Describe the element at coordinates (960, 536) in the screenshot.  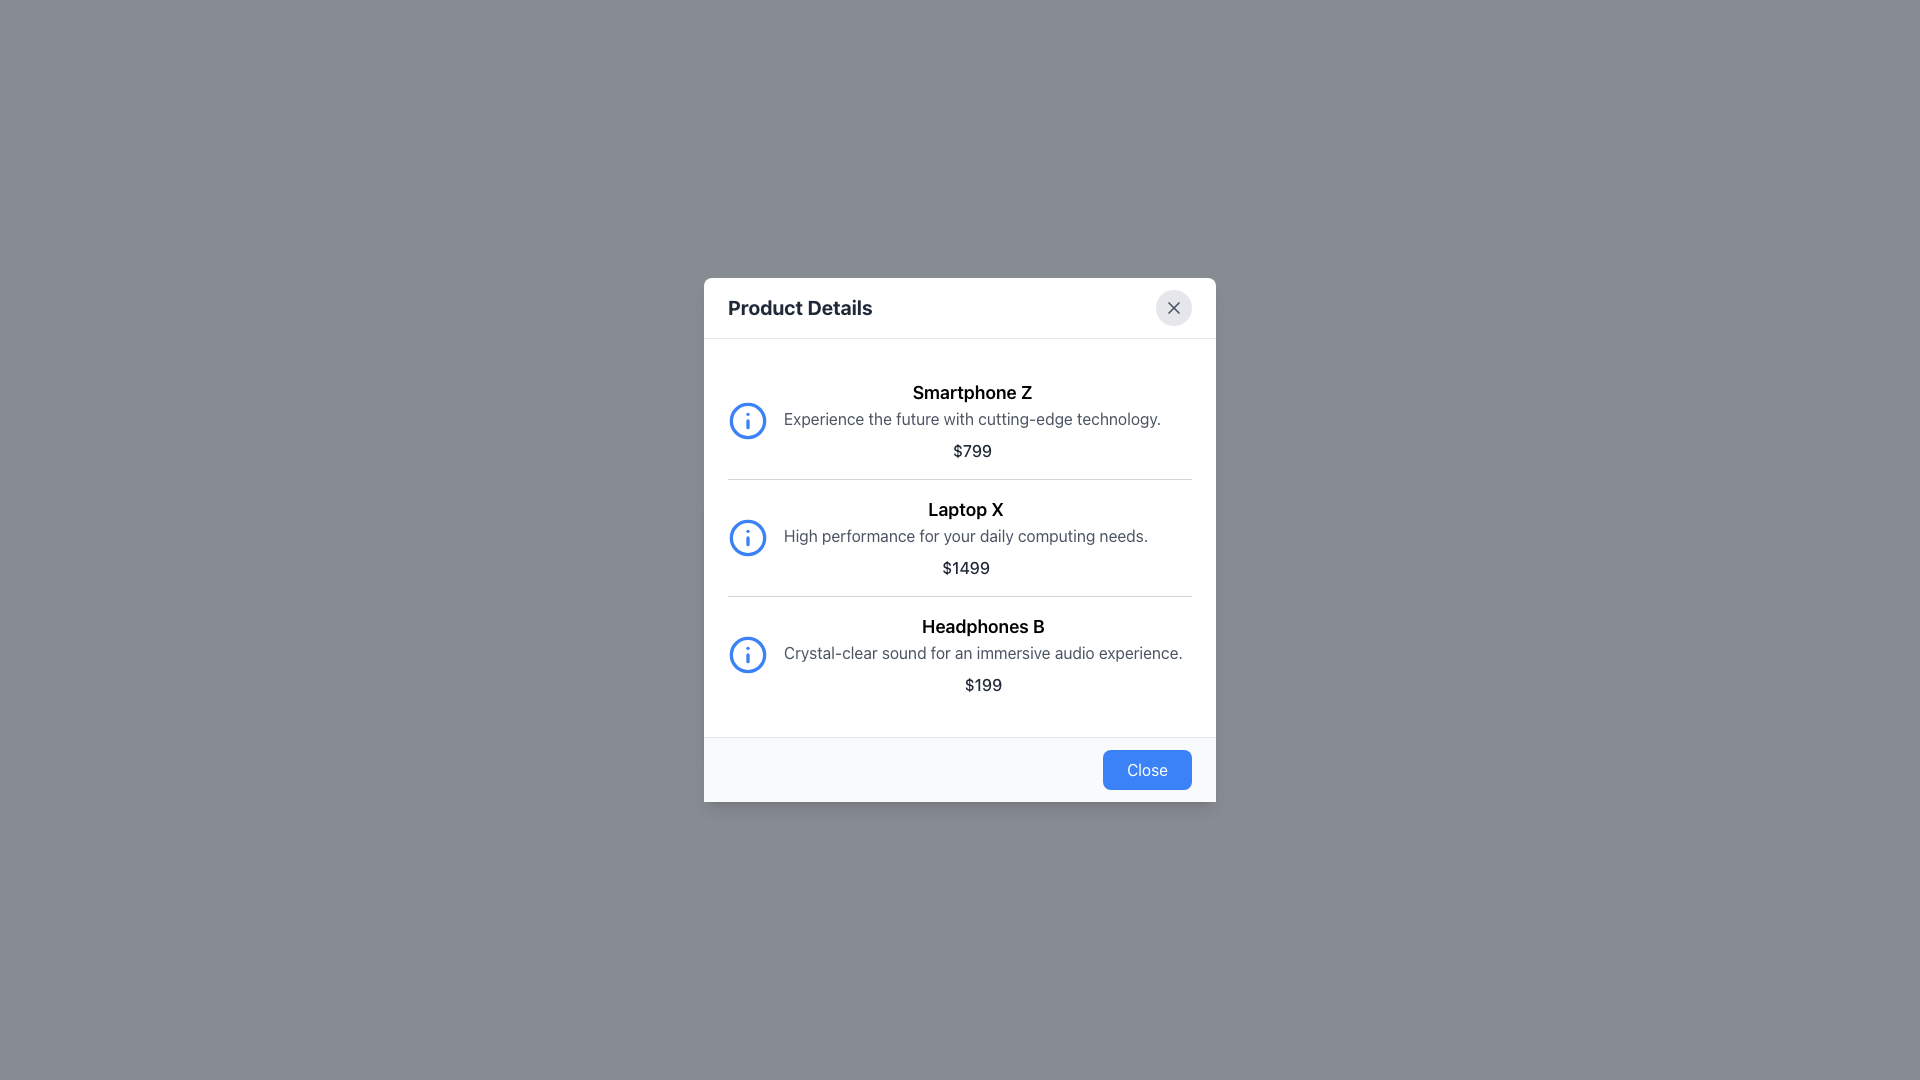
I see `the Product Information Display for Laptop X` at that location.